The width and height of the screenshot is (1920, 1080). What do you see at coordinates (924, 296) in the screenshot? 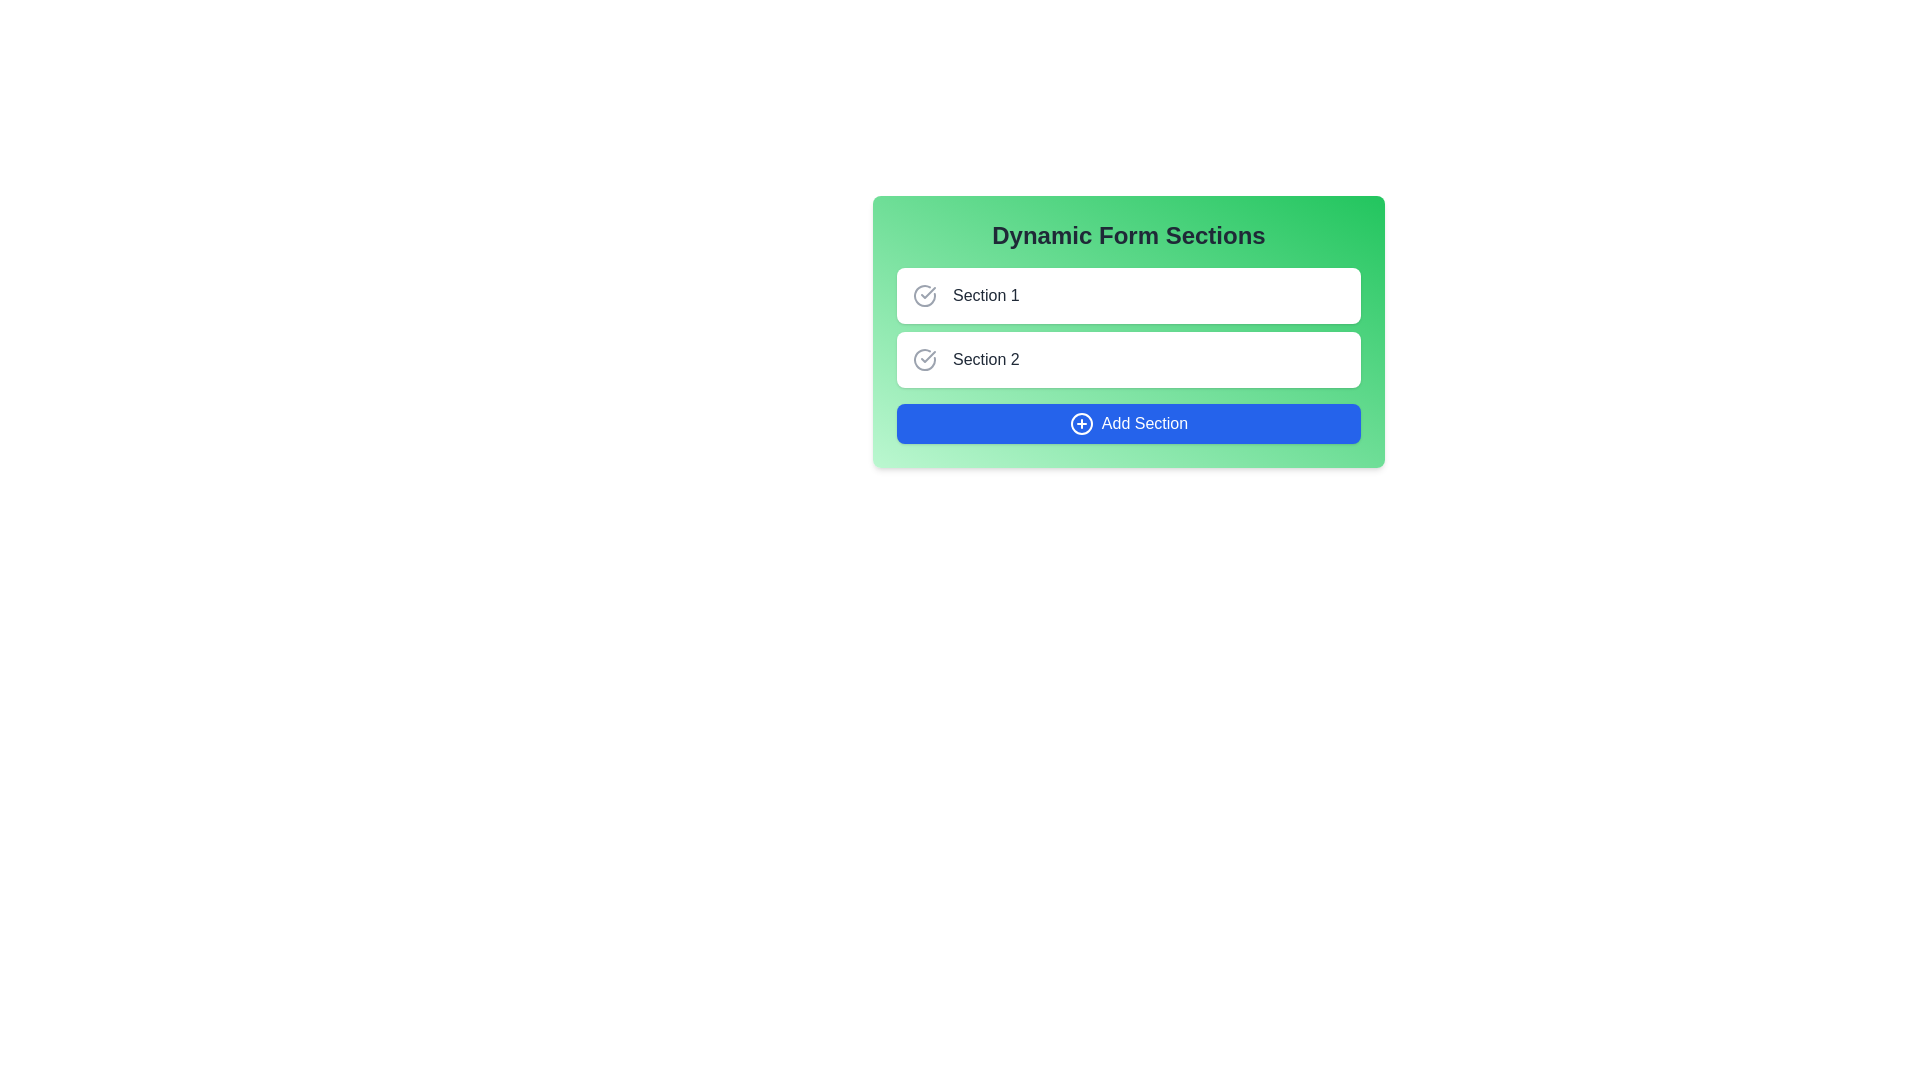
I see `the decorative icon indicating that 'Section 1' is selected, which is located to the left of the text 'Section 1' in the first row of the 'Dynamic Form Sections' list` at bounding box center [924, 296].